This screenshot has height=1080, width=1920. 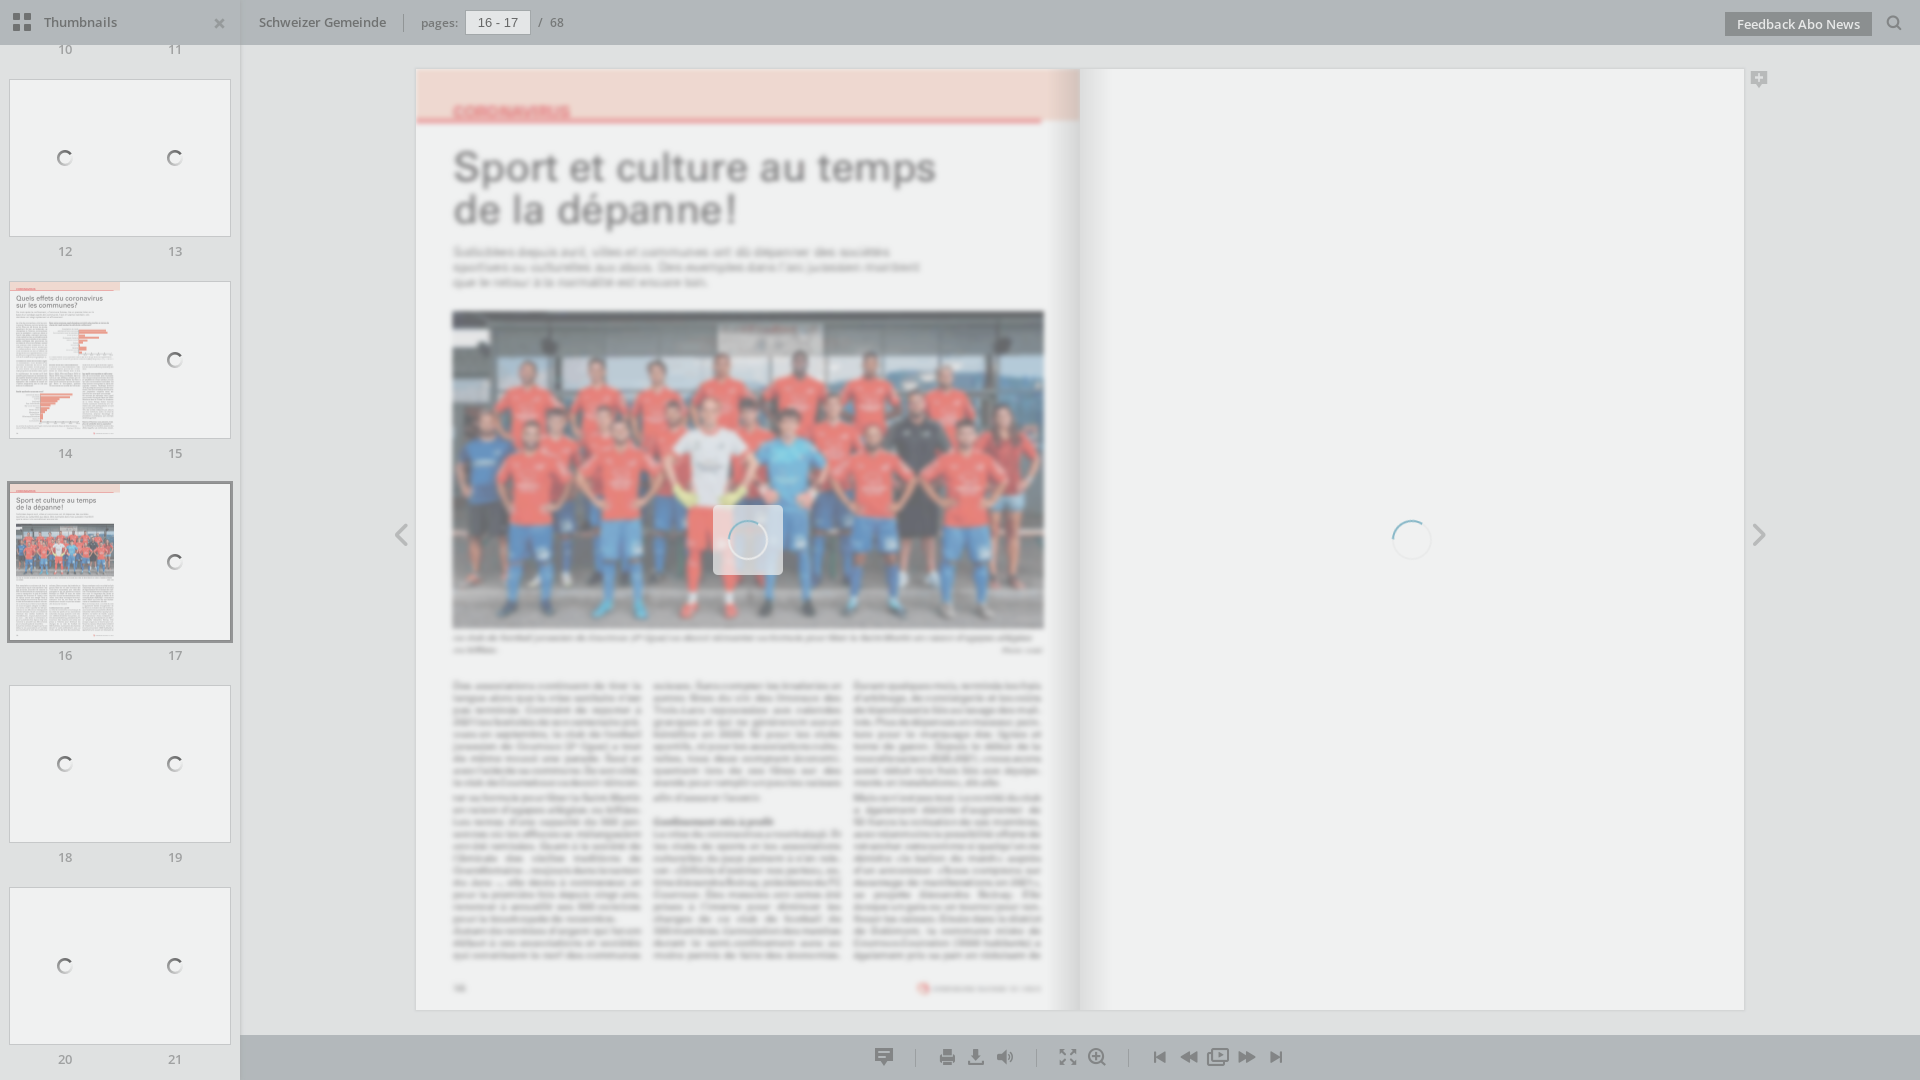 What do you see at coordinates (1004, 1056) in the screenshot?
I see `'Toggle Sound'` at bounding box center [1004, 1056].